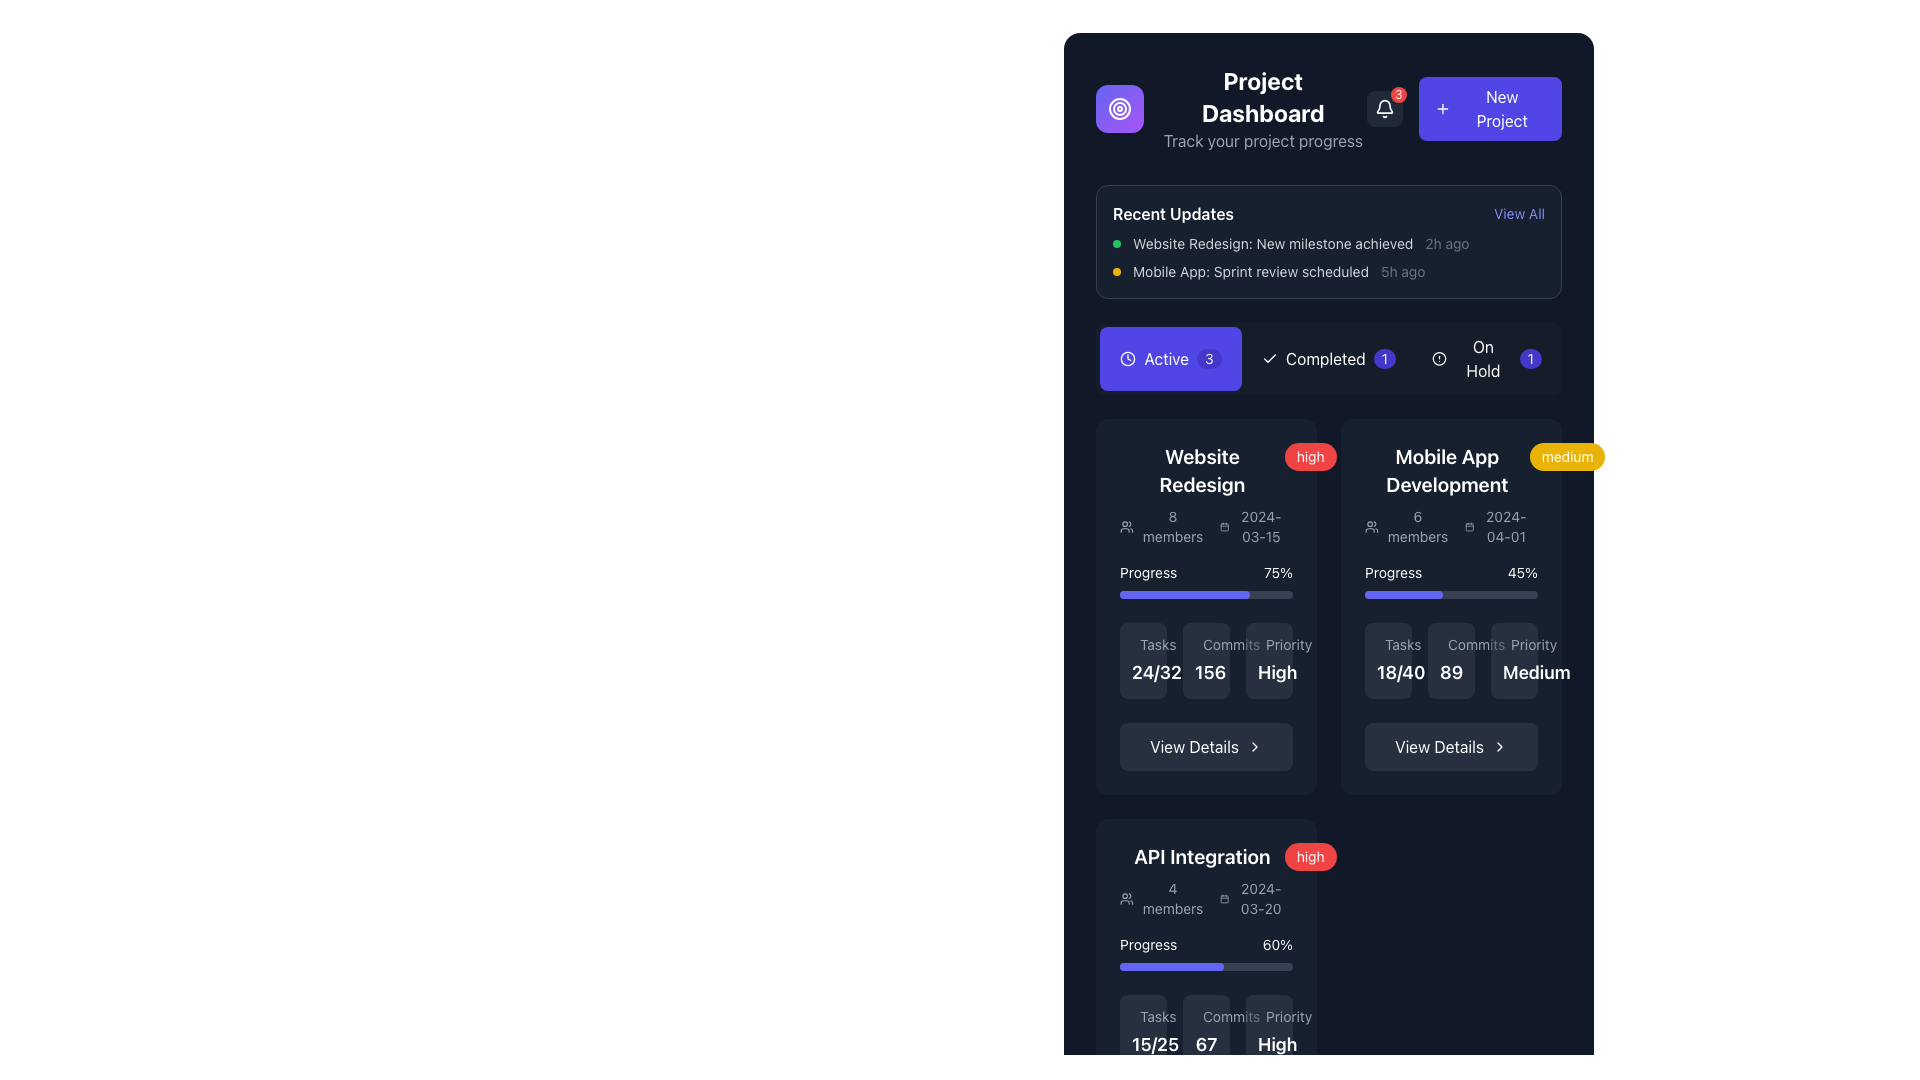 This screenshot has height=1080, width=1920. I want to click on the text element displaying 'Website Redesign: New milestone achieved' in the 'Recent Updates' section, so click(1272, 242).